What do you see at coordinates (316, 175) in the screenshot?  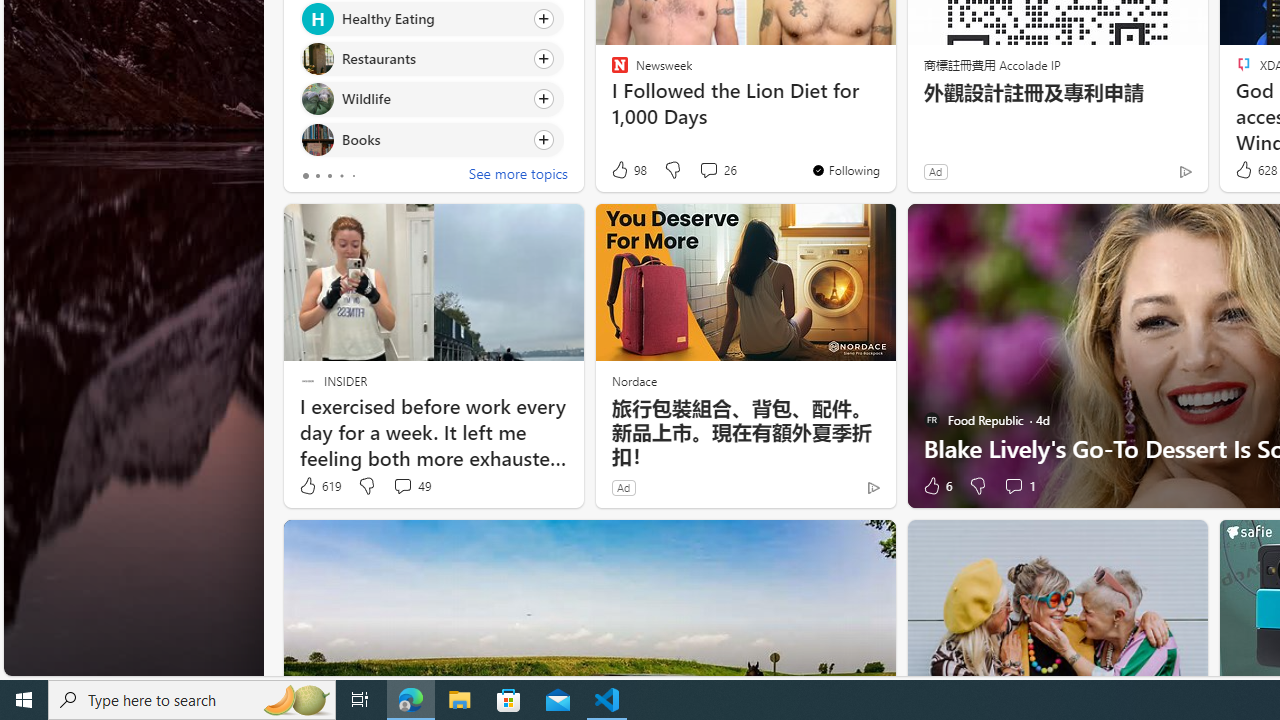 I see `'tab-1'` at bounding box center [316, 175].